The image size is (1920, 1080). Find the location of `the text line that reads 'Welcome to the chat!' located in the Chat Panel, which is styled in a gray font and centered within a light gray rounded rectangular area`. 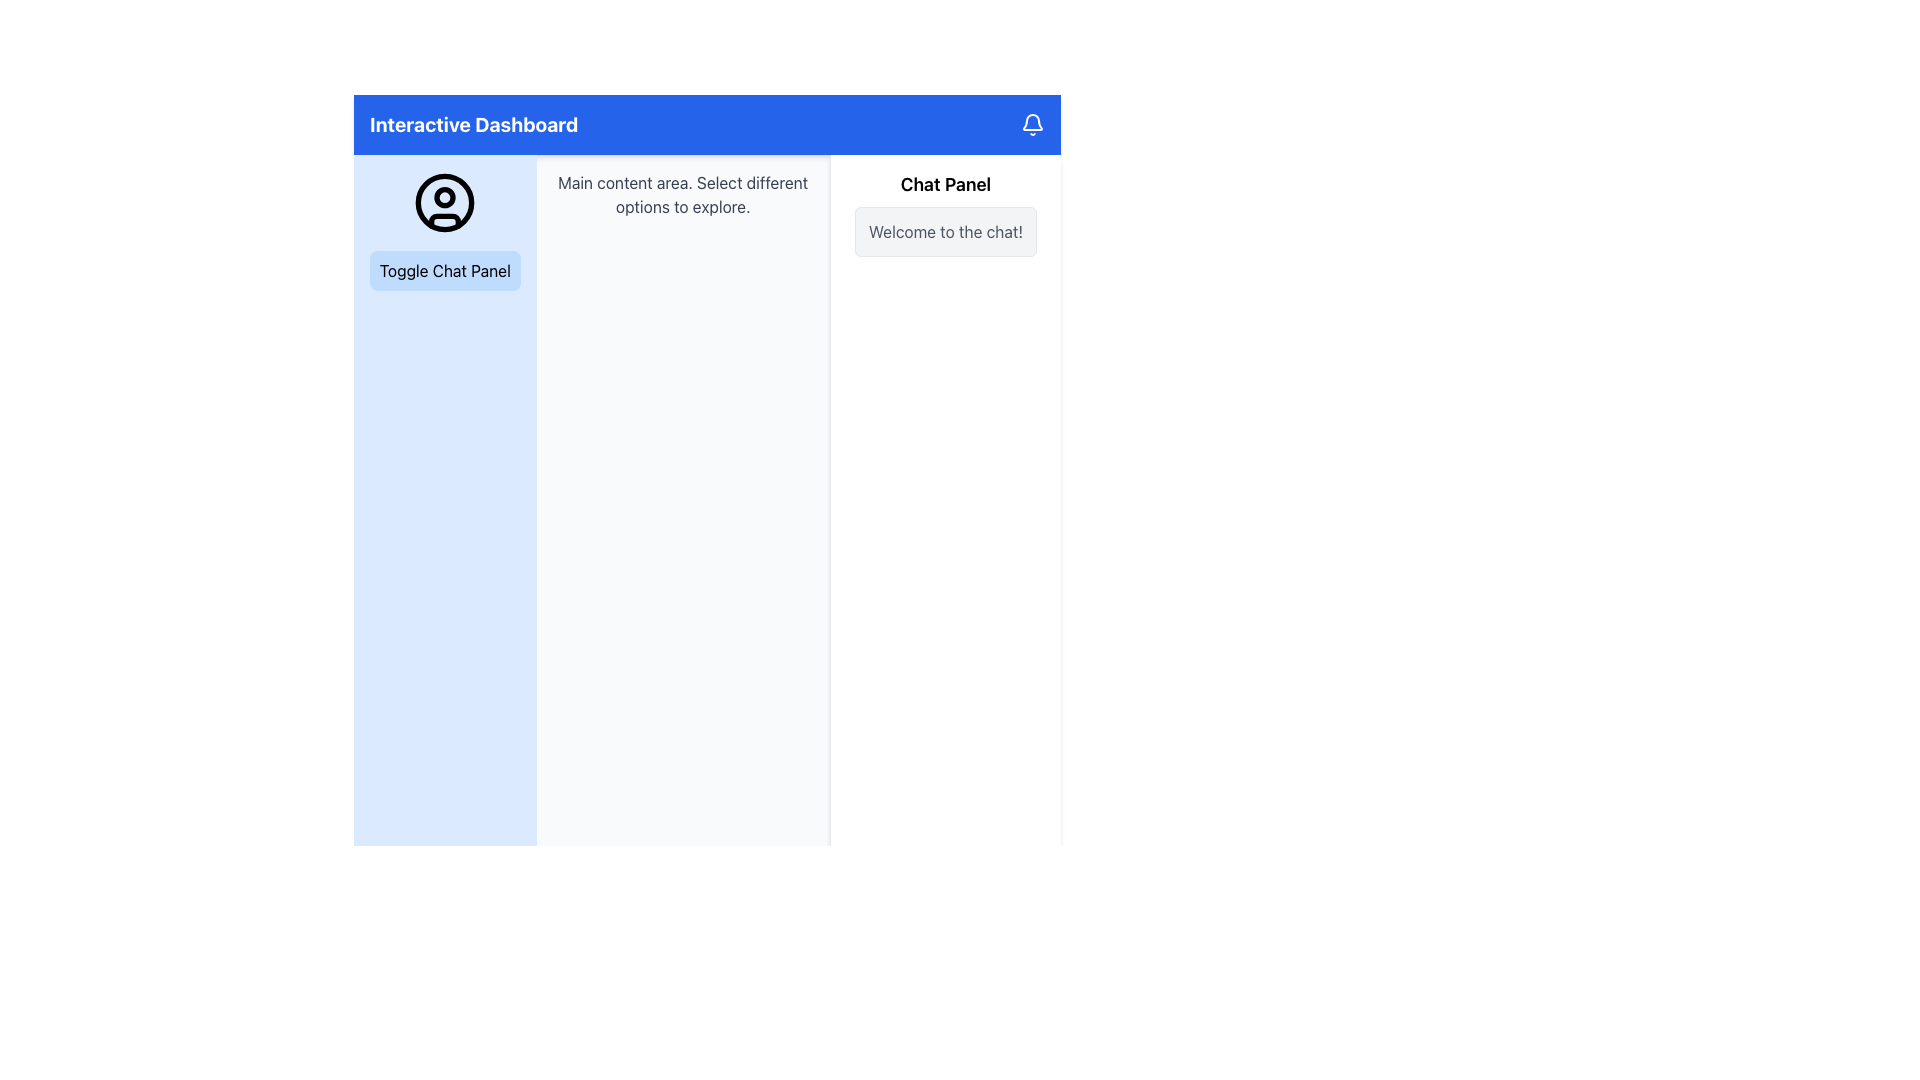

the text line that reads 'Welcome to the chat!' located in the Chat Panel, which is styled in a gray font and centered within a light gray rounded rectangular area is located at coordinates (944, 230).